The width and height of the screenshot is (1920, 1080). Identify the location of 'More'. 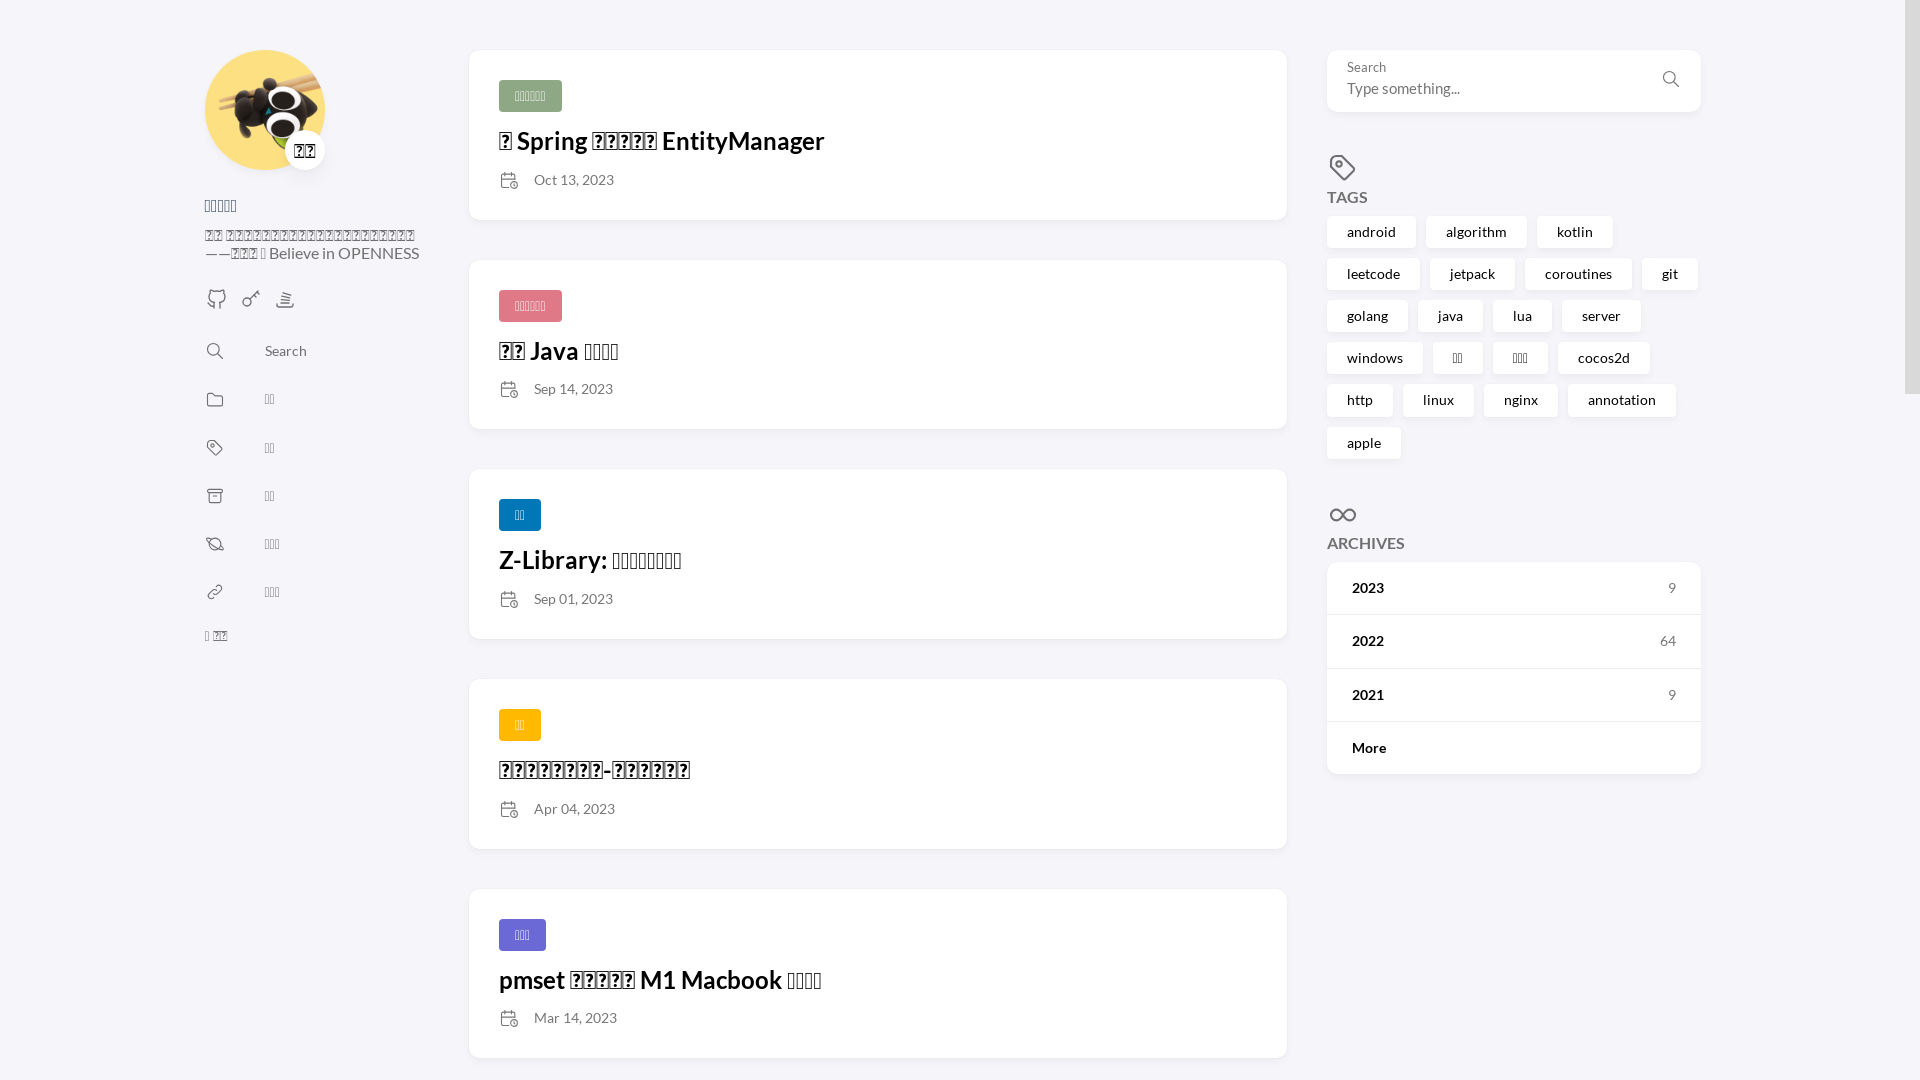
(1512, 748).